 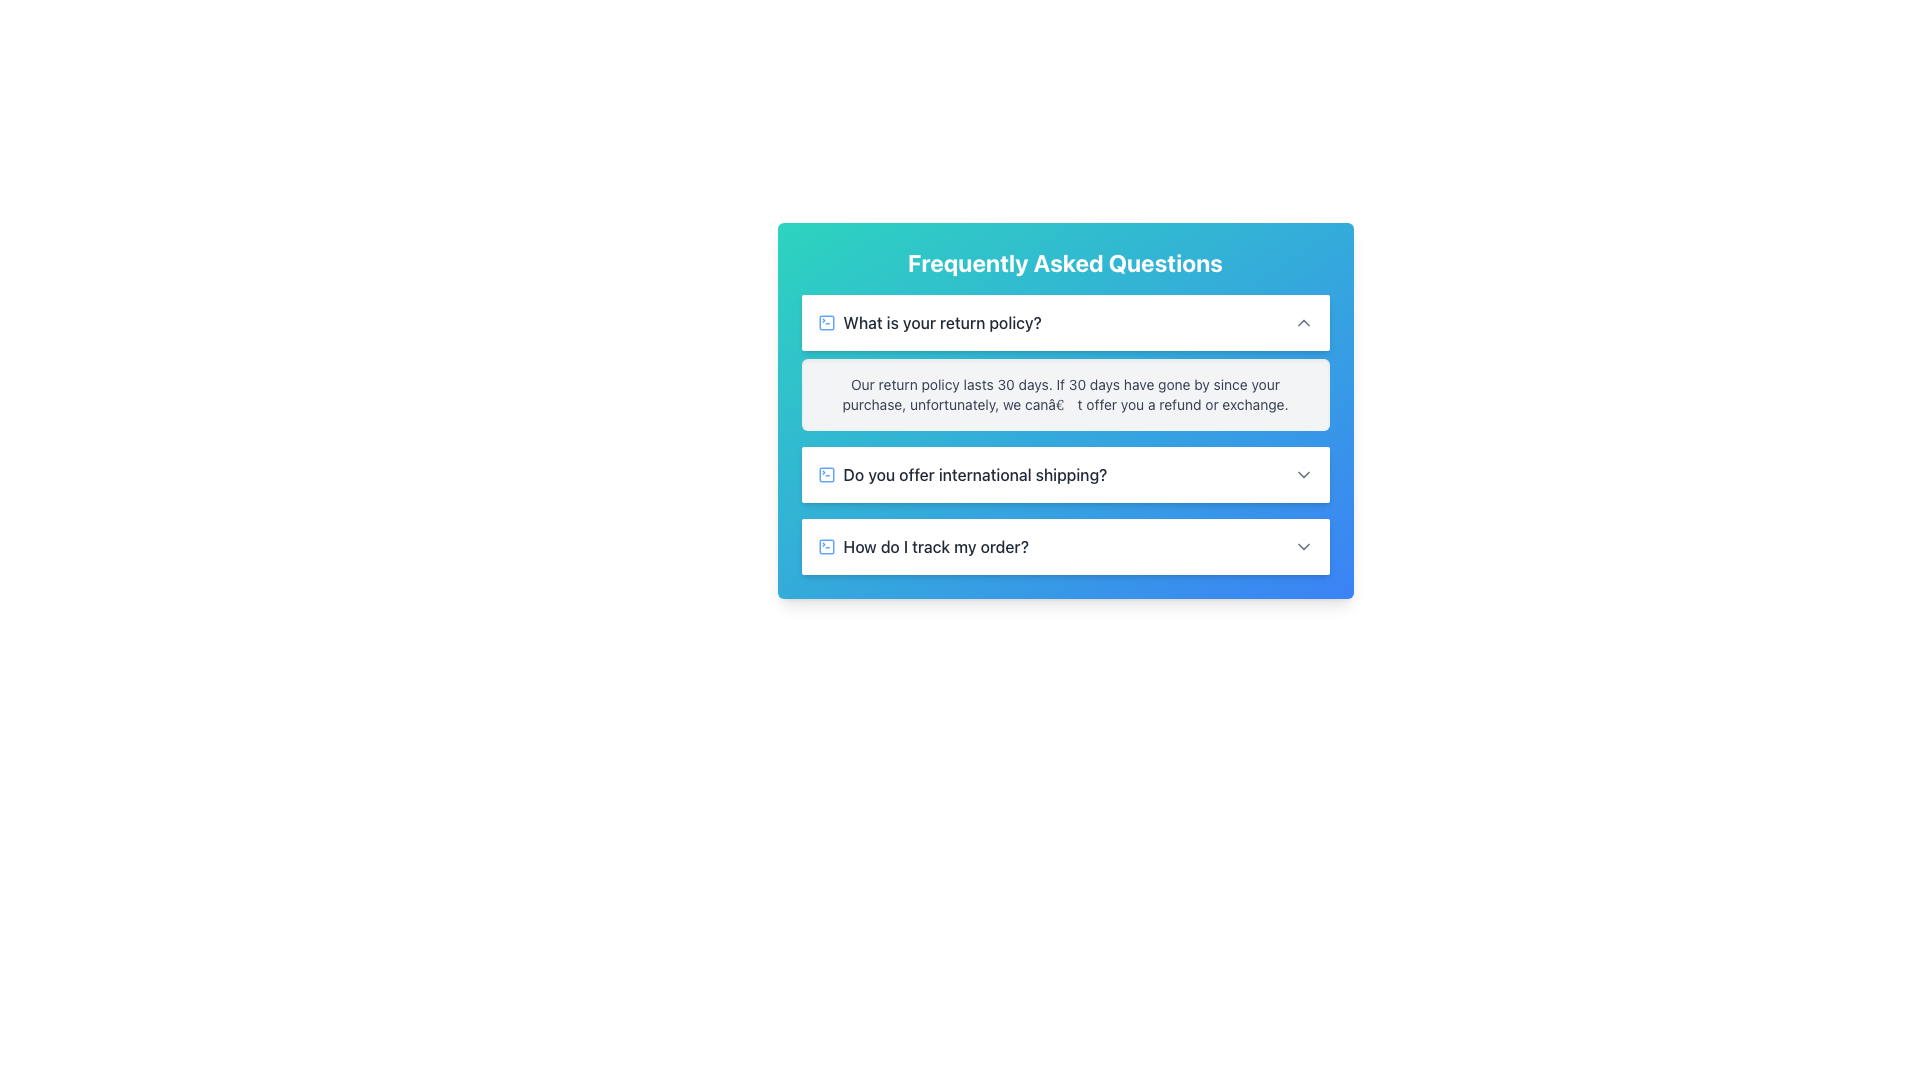 What do you see at coordinates (962, 474) in the screenshot?
I see `the FAQ item that asks 'Do you offer international shipping?', which is visually represented with a prominent font next to an icon of a terminal or square box, to focus on it` at bounding box center [962, 474].